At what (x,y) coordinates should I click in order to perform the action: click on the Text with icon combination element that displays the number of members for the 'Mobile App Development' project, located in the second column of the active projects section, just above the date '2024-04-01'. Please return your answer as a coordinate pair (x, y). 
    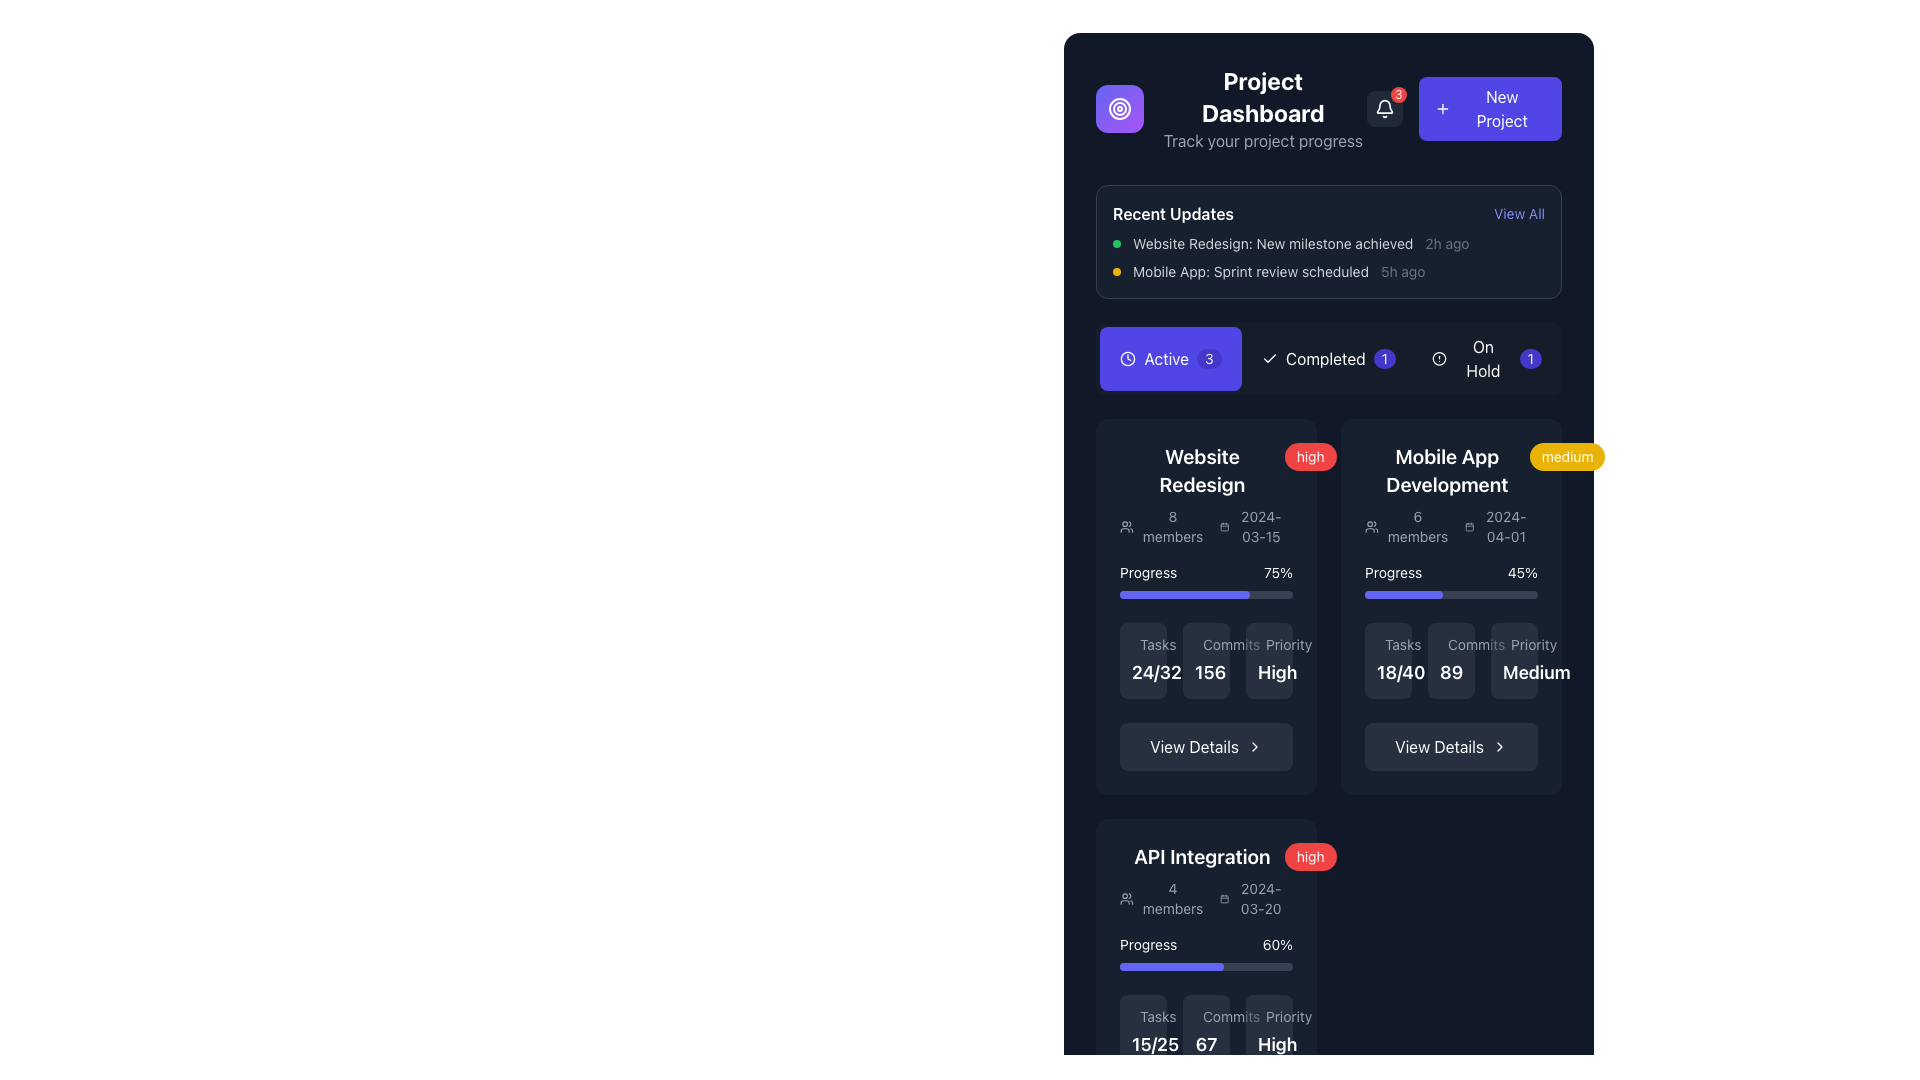
    Looking at the image, I should click on (1406, 526).